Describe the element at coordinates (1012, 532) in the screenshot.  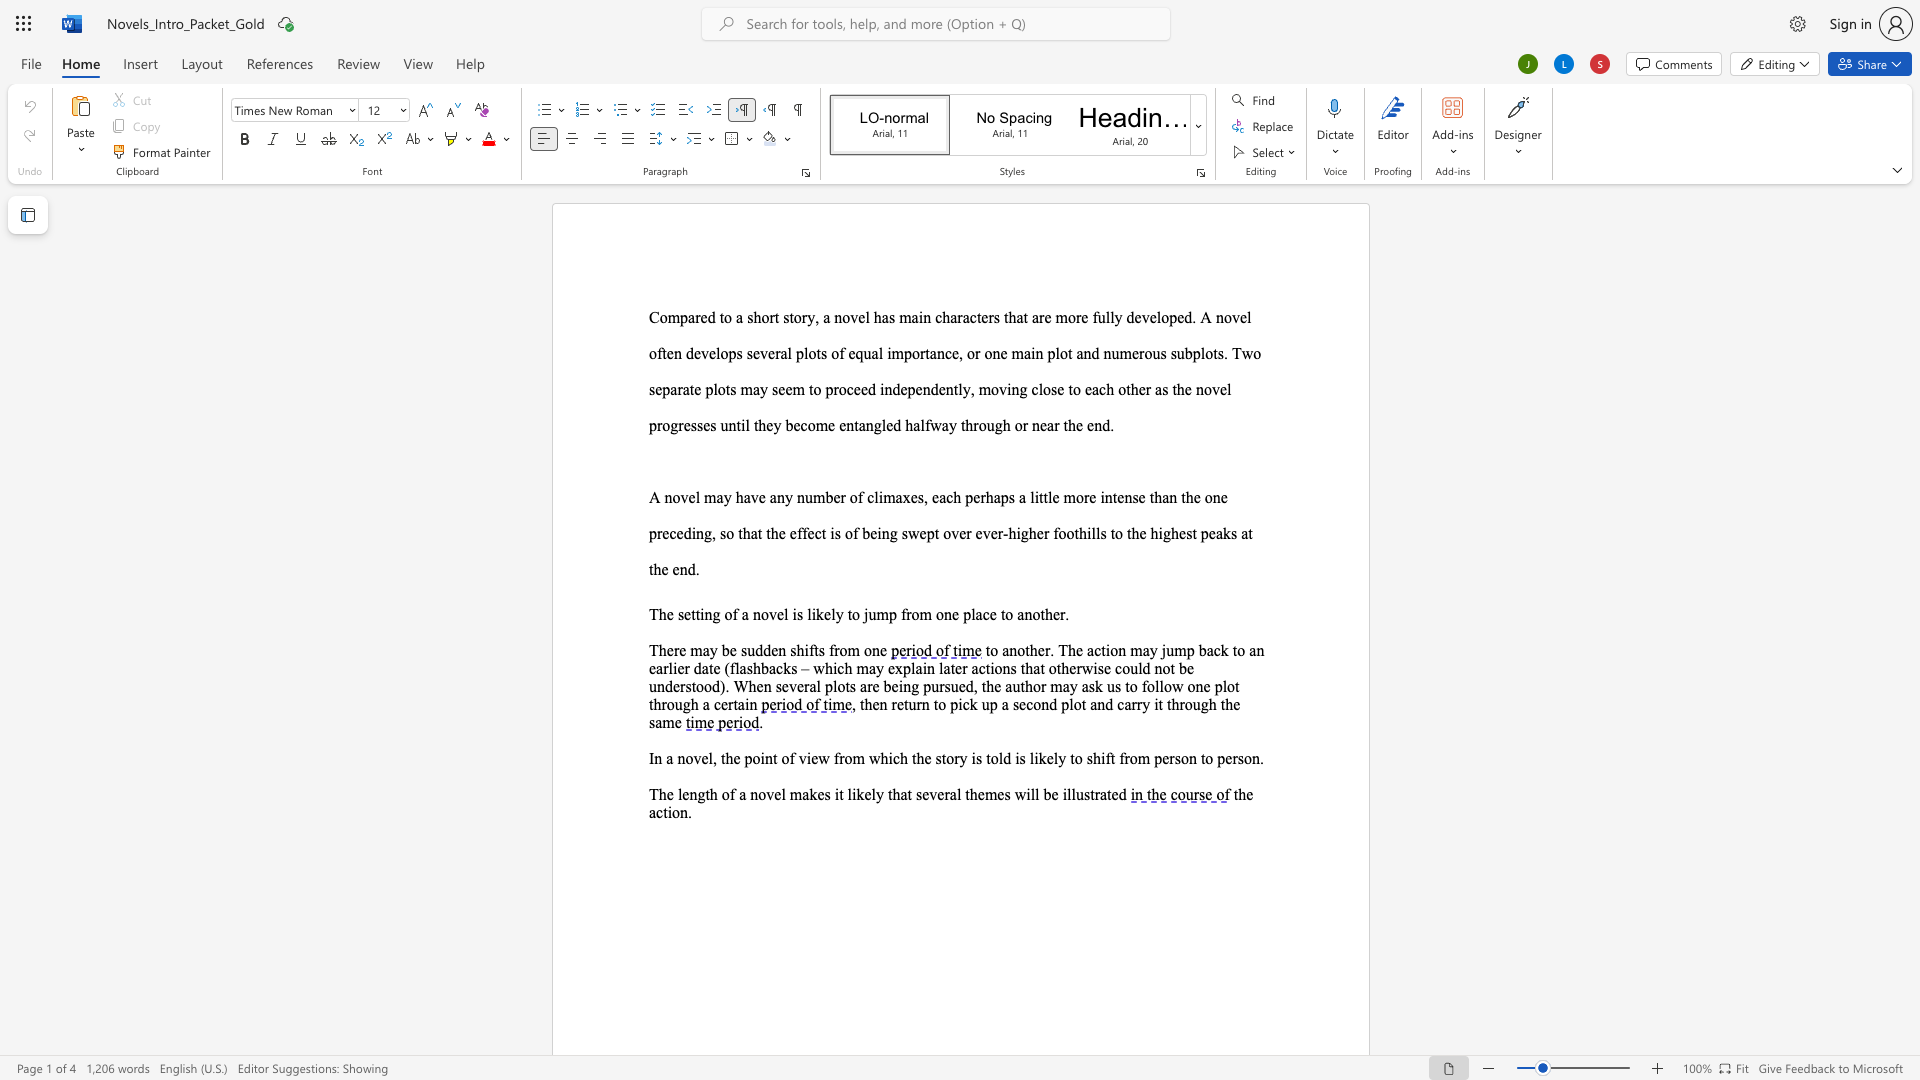
I see `the 5th character "h" in the text` at that location.